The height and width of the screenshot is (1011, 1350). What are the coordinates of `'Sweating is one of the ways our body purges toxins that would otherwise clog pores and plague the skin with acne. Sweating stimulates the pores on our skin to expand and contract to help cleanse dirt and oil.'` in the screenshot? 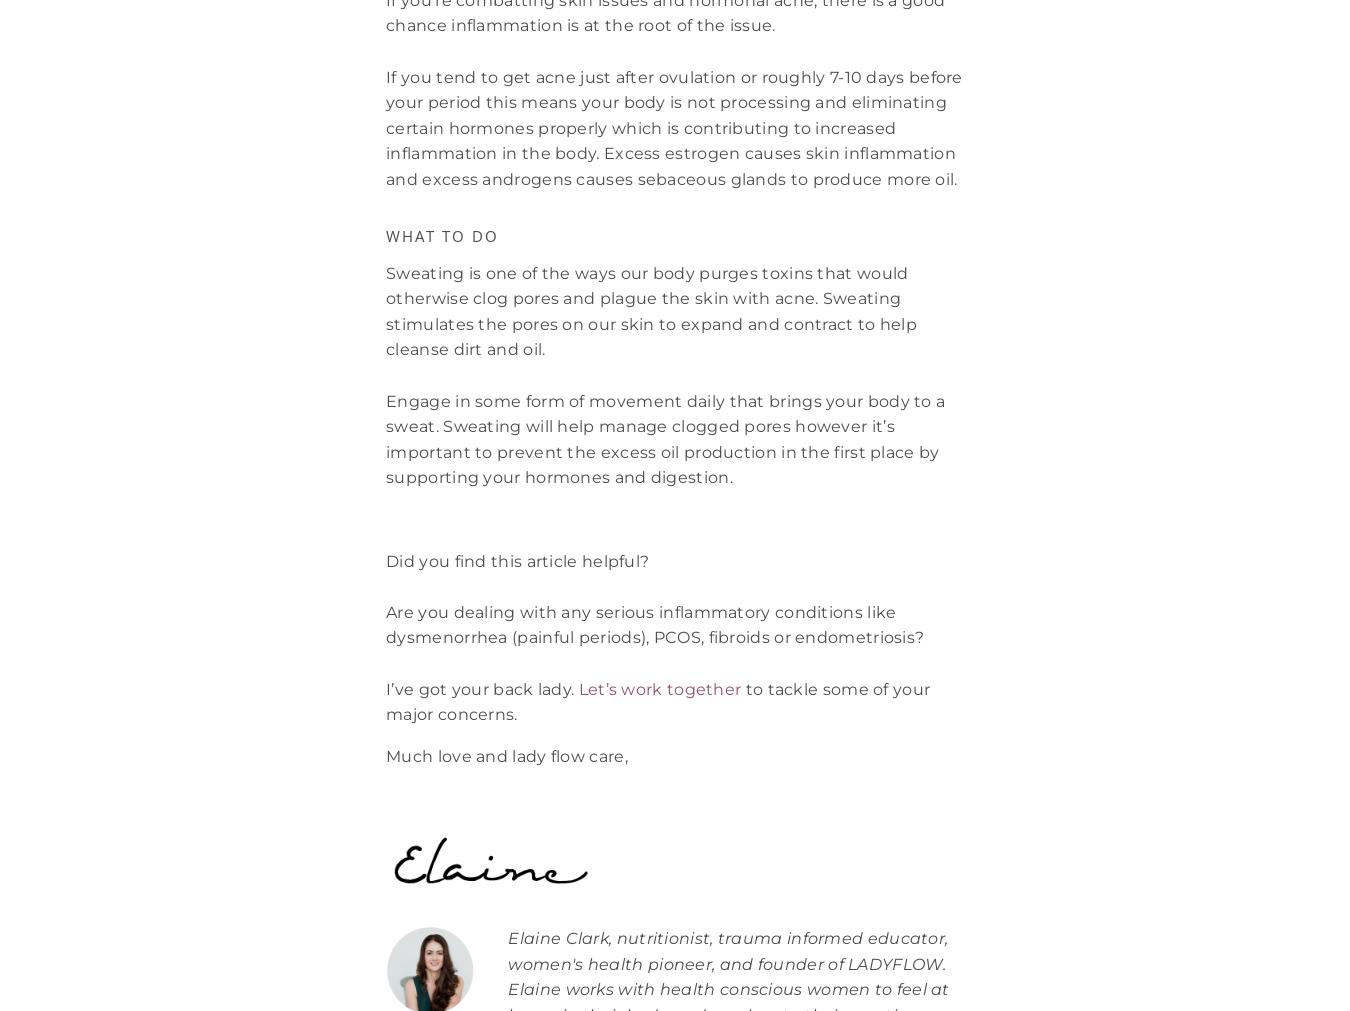 It's located at (653, 310).